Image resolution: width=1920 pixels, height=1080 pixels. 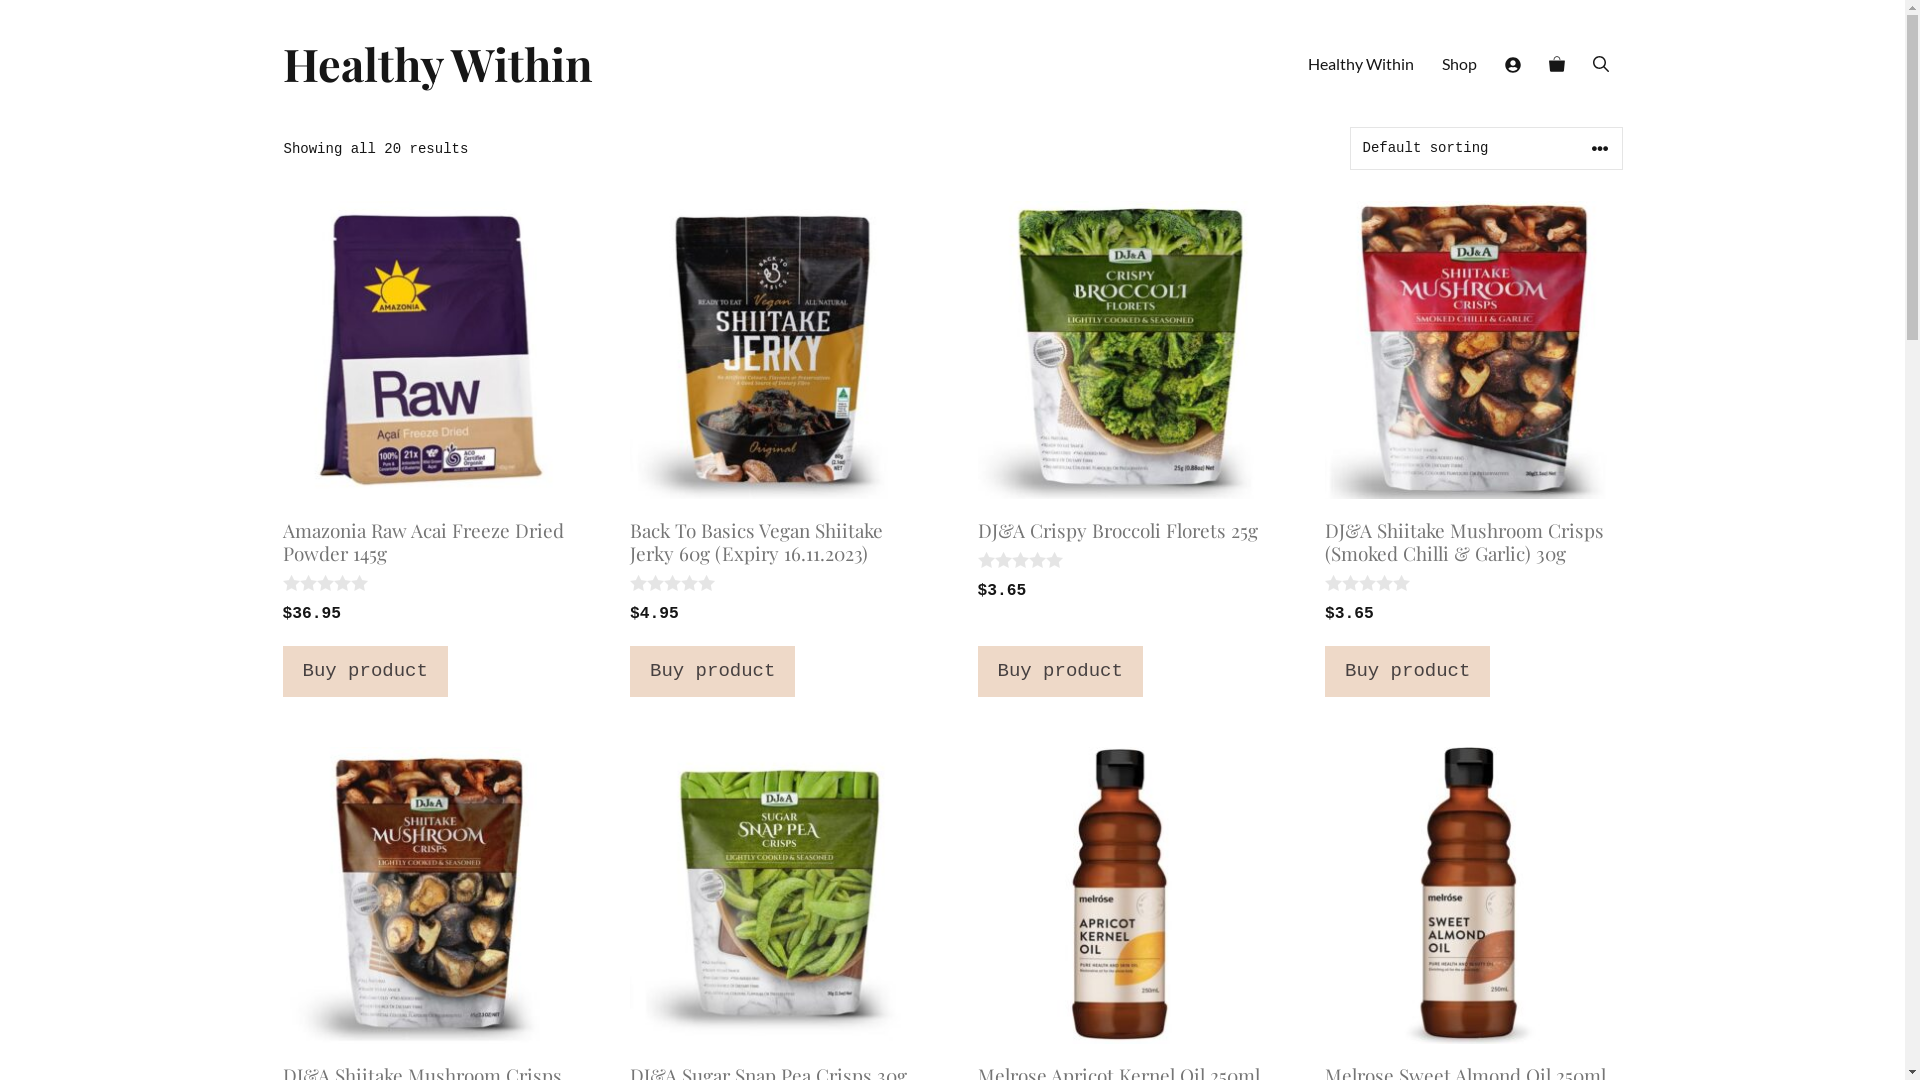 I want to click on 'View your shopping cart', so click(x=1533, y=62).